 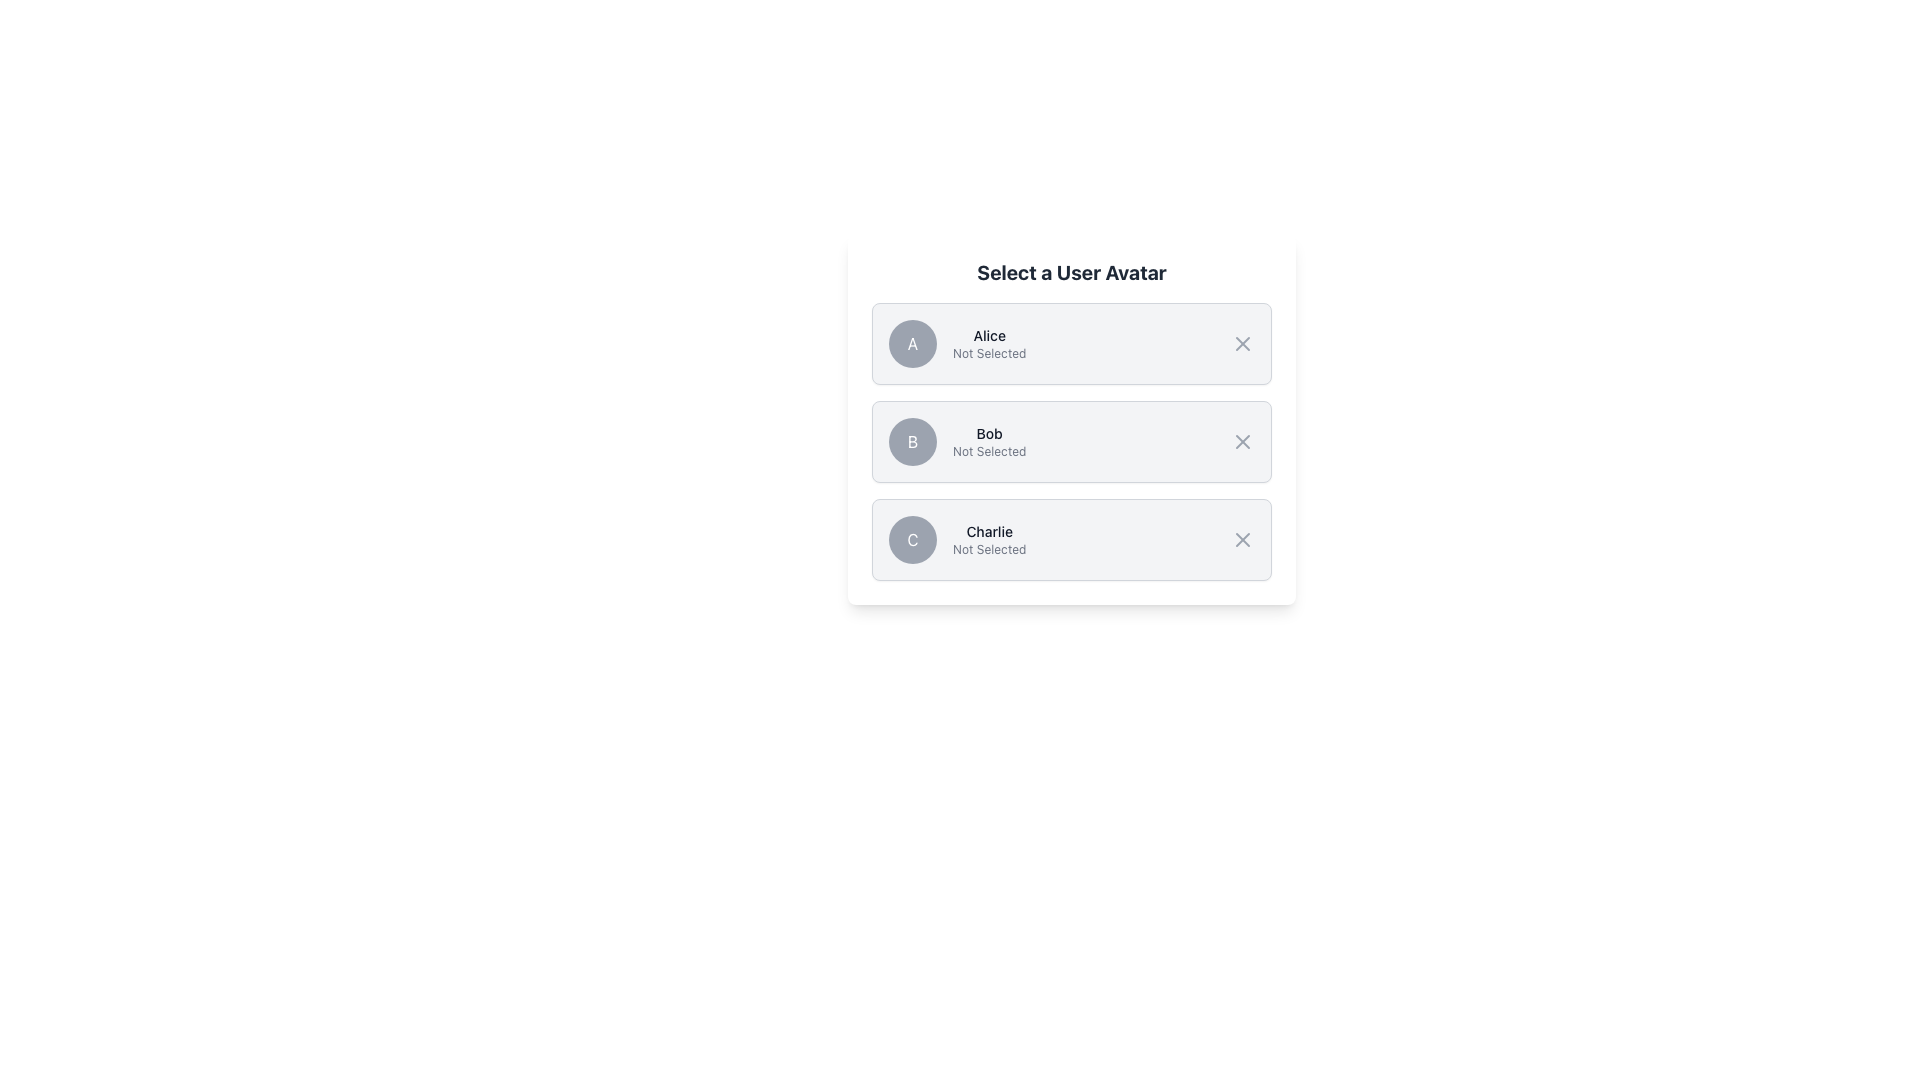 I want to click on the text display element showing 'Charlie' and status 'Not Selected', located below the avatar placeholder 'C' in the user avatar selection list, so click(x=989, y=540).